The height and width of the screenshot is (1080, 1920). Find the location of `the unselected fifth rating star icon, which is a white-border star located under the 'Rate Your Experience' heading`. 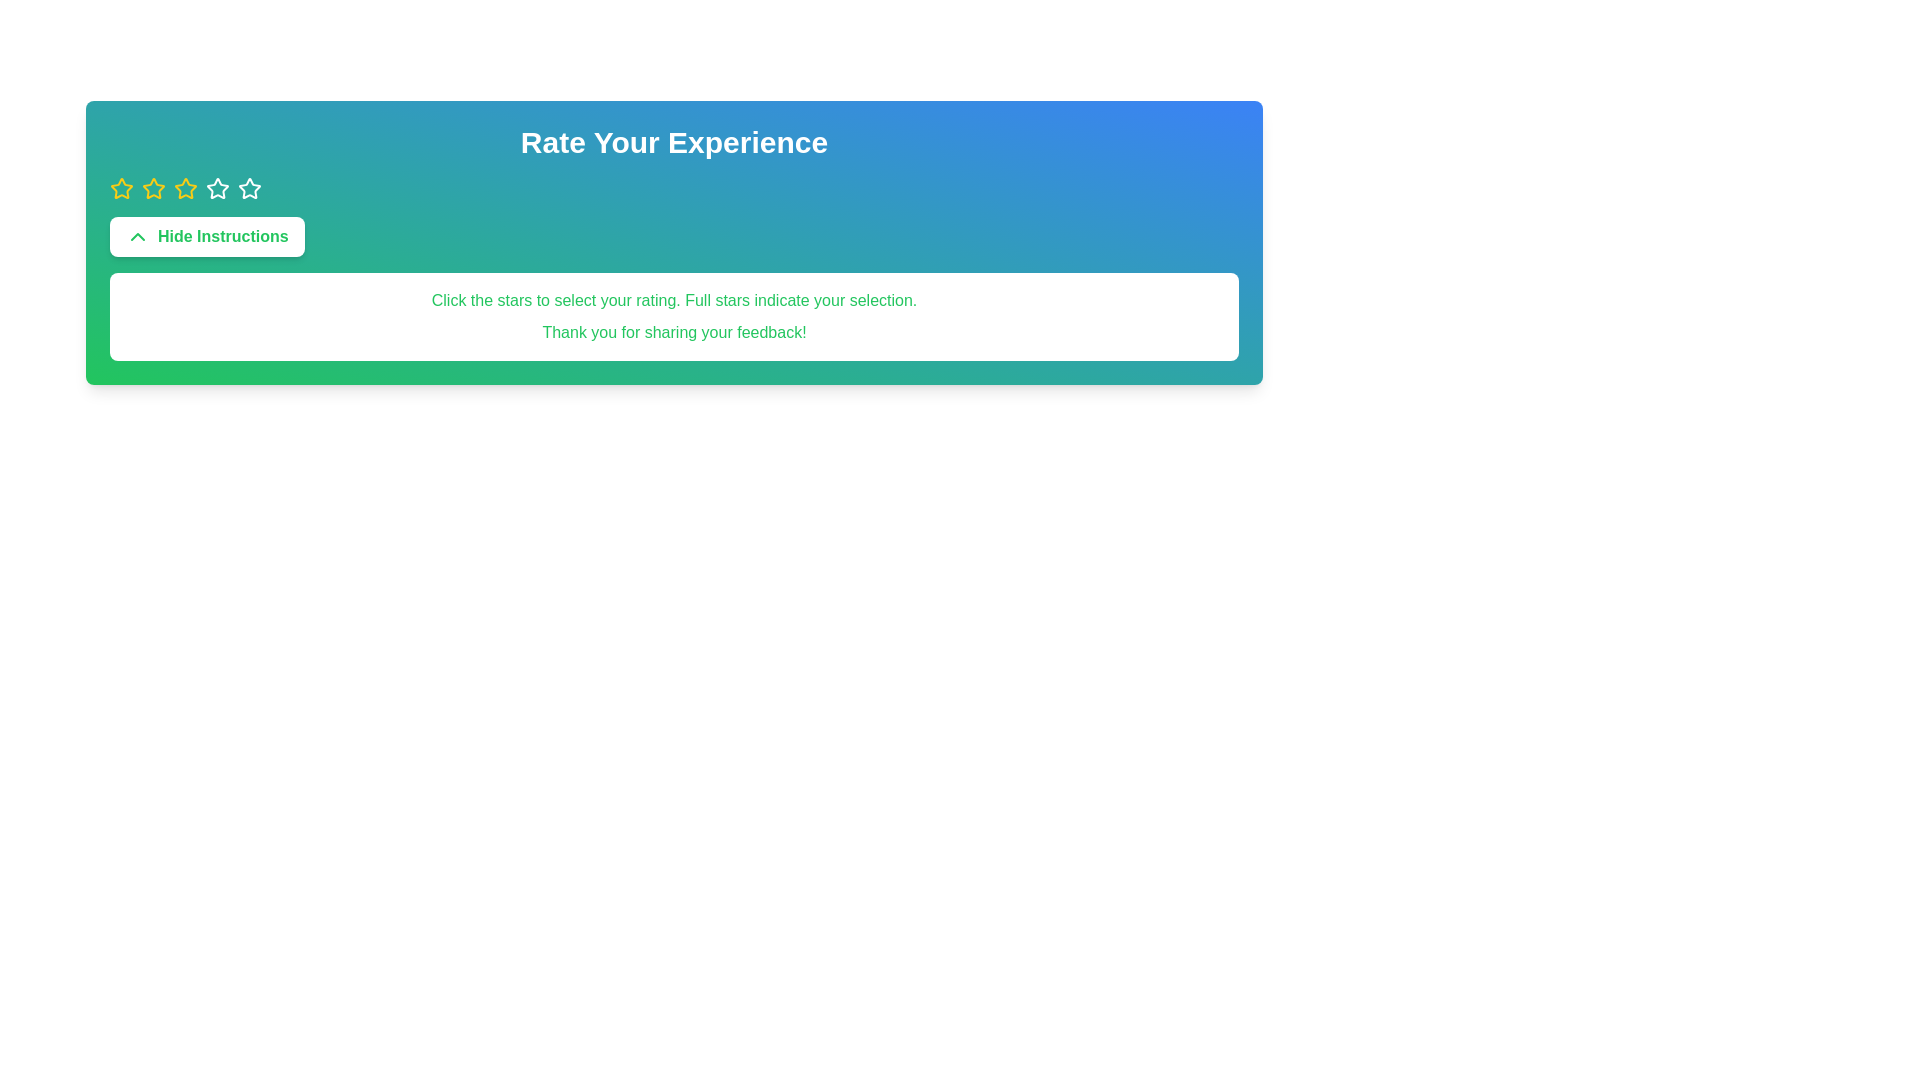

the unselected fifth rating star icon, which is a white-border star located under the 'Rate Your Experience' heading is located at coordinates (248, 189).